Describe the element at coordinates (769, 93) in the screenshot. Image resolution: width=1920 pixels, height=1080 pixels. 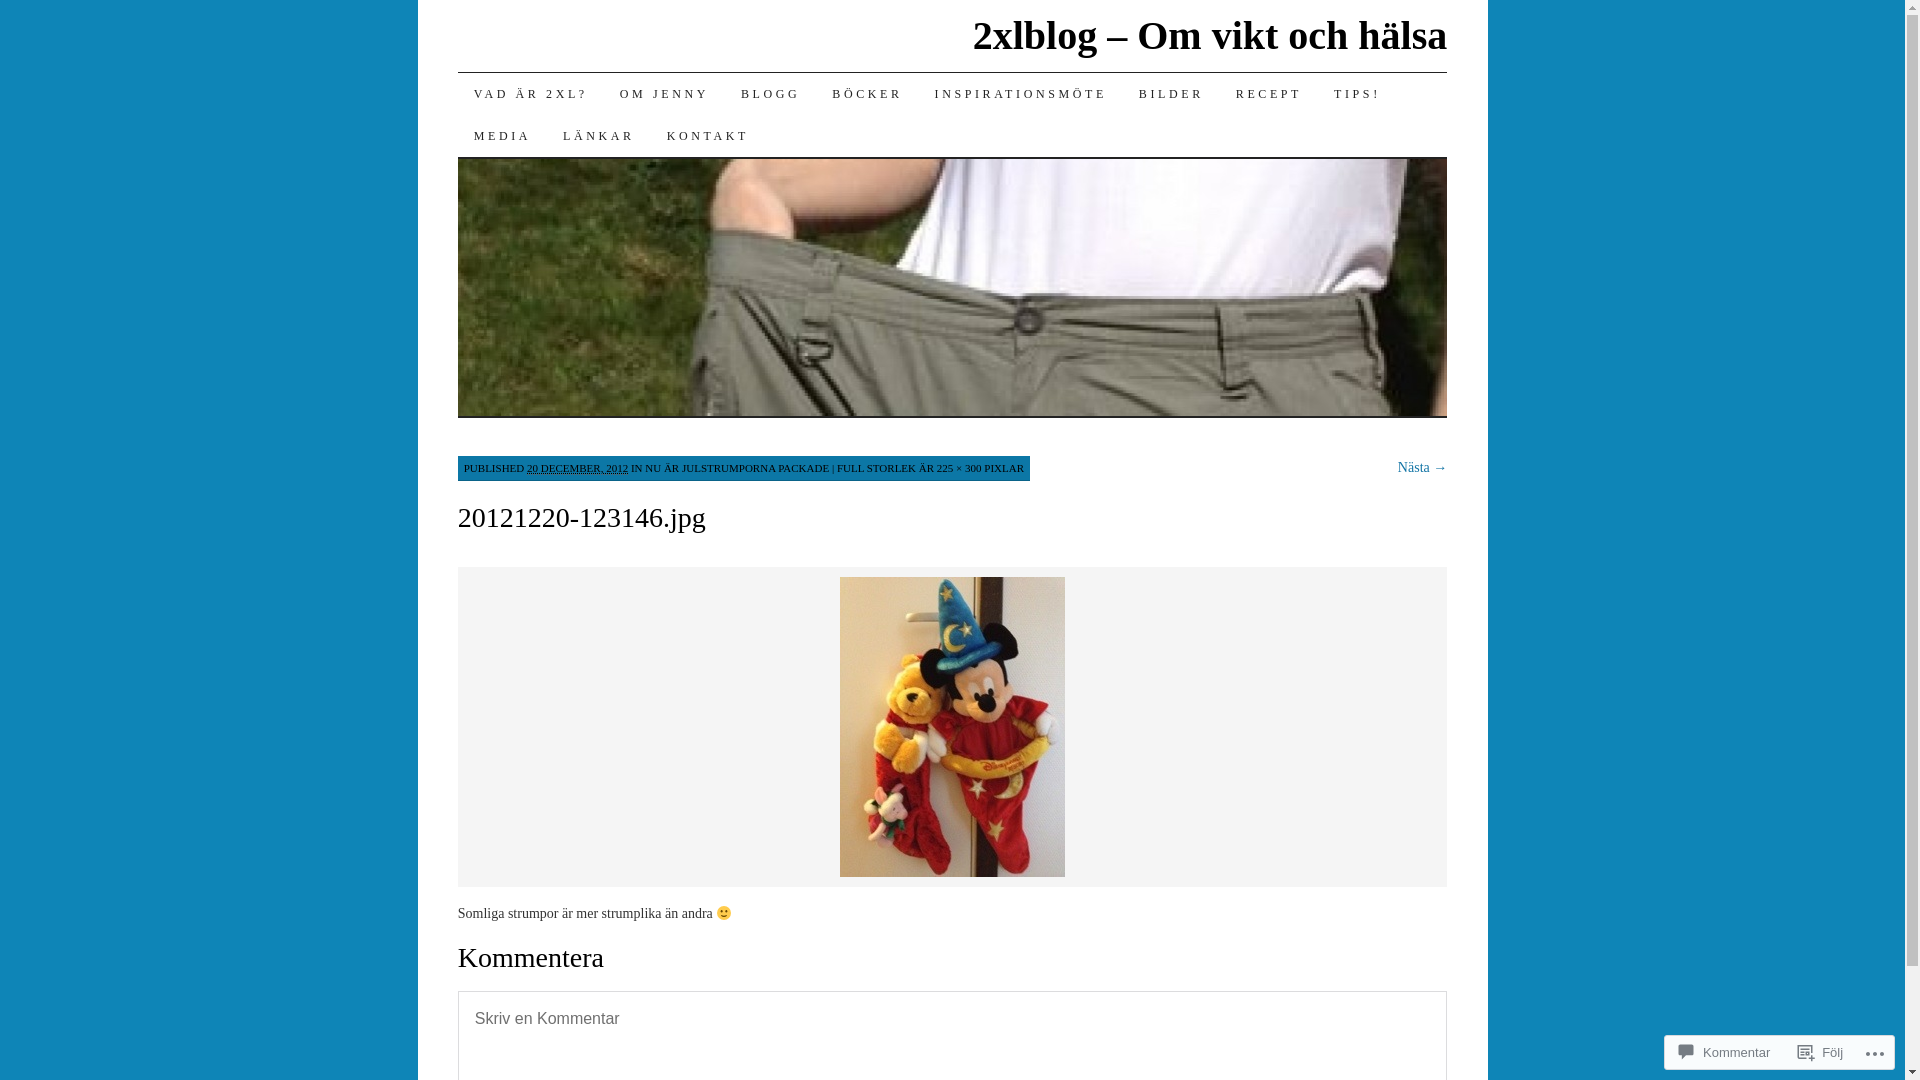
I see `'BLOGG'` at that location.